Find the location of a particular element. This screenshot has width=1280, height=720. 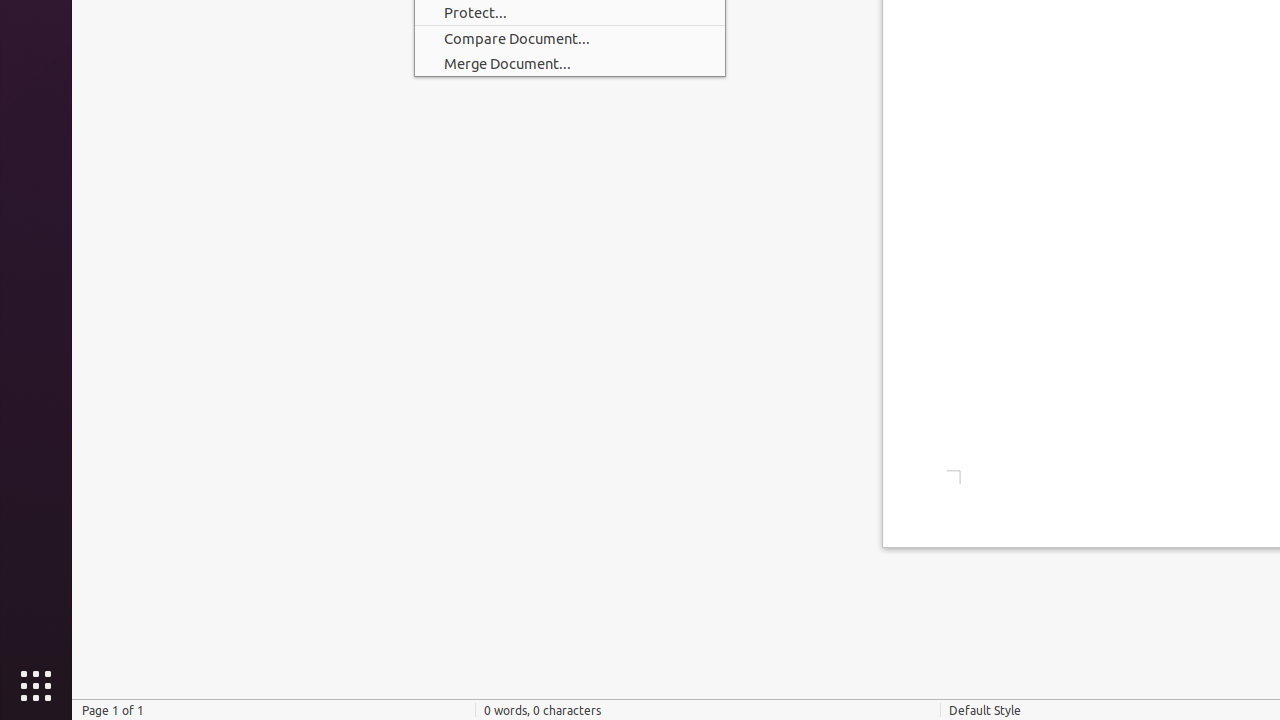

'Show Applications' is located at coordinates (35, 685).